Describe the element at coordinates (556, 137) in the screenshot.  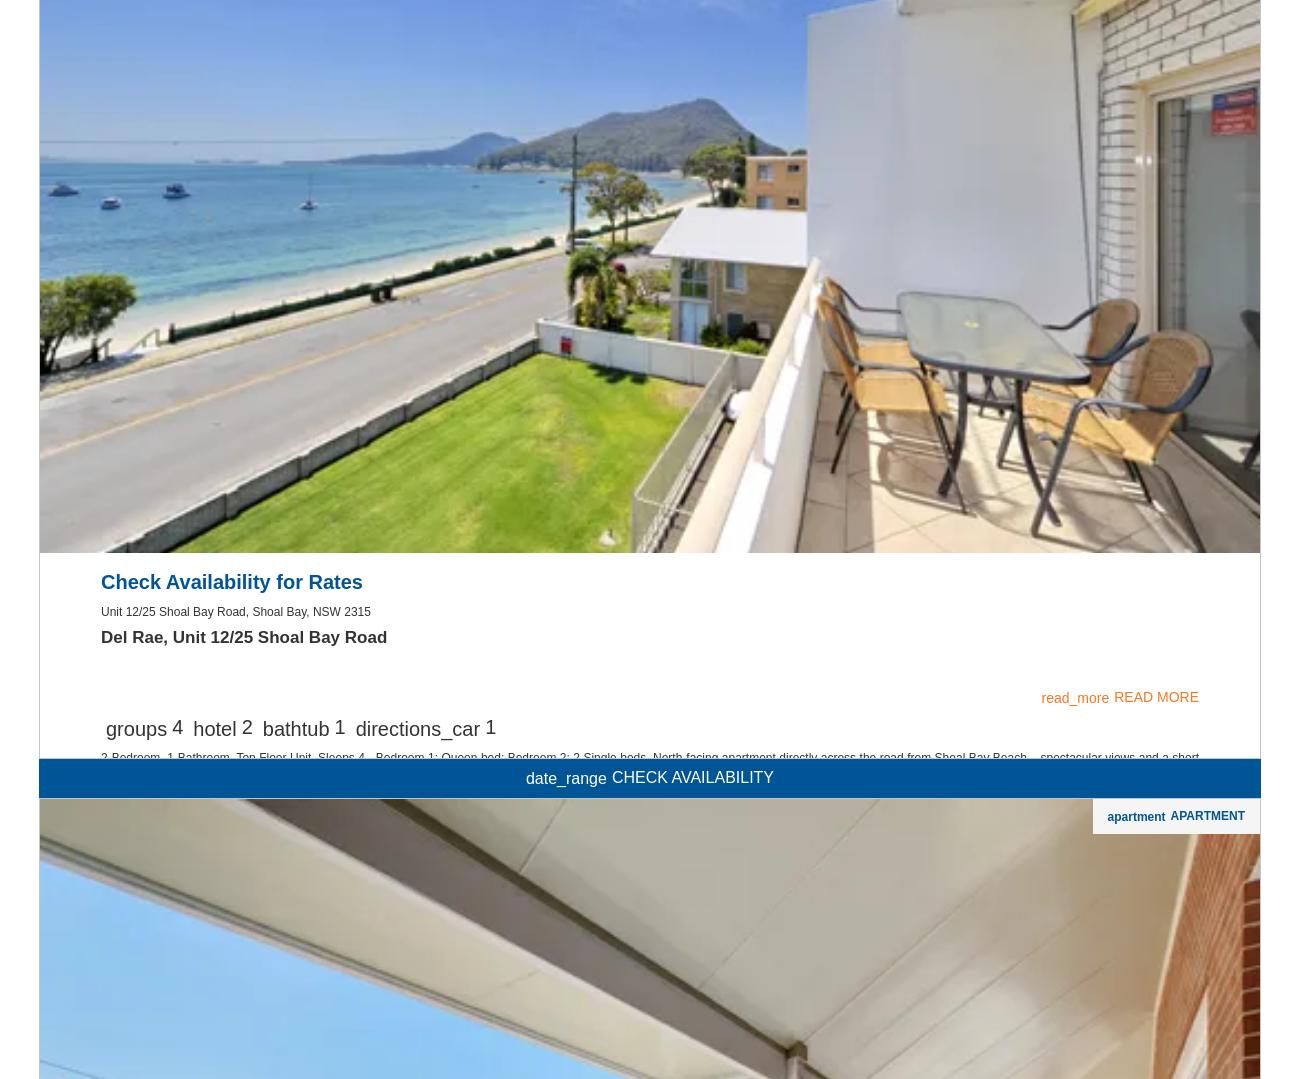
I see `'countertops'` at that location.